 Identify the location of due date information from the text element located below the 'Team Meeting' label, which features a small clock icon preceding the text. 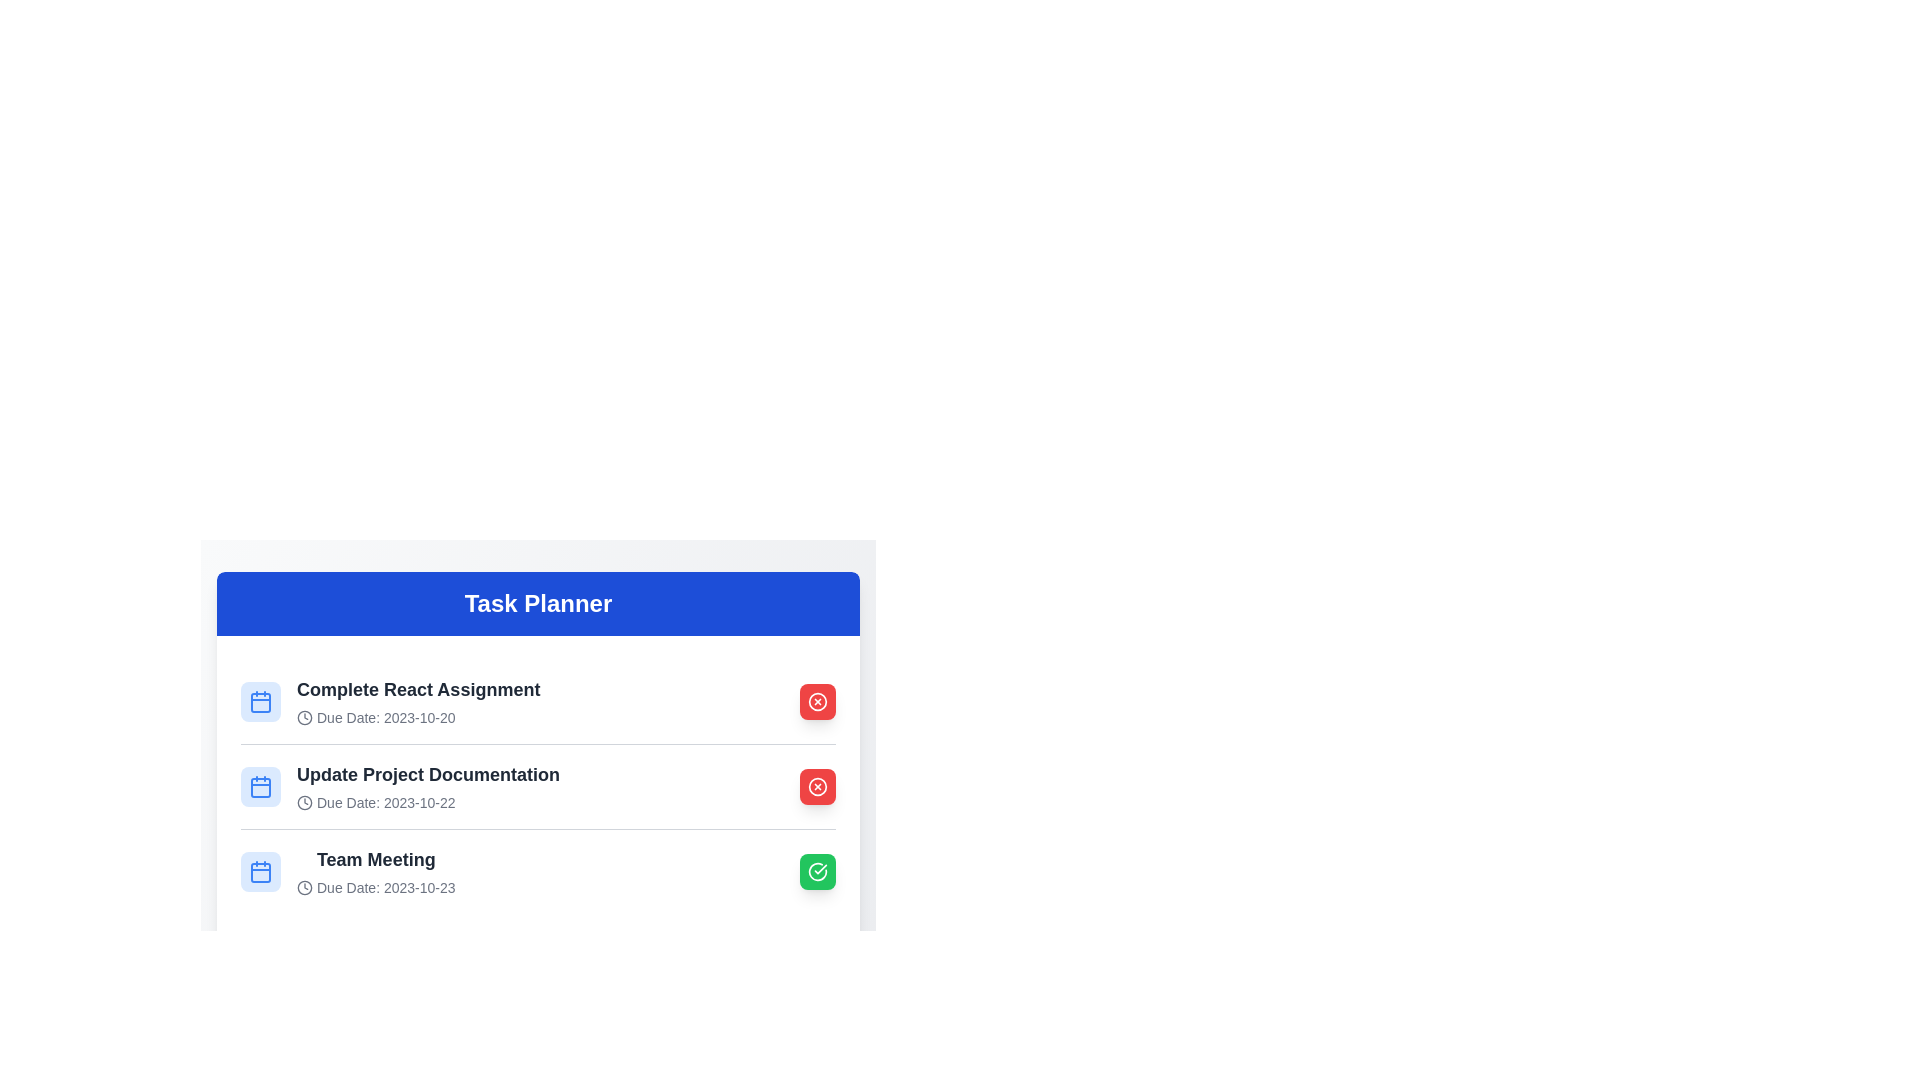
(376, 886).